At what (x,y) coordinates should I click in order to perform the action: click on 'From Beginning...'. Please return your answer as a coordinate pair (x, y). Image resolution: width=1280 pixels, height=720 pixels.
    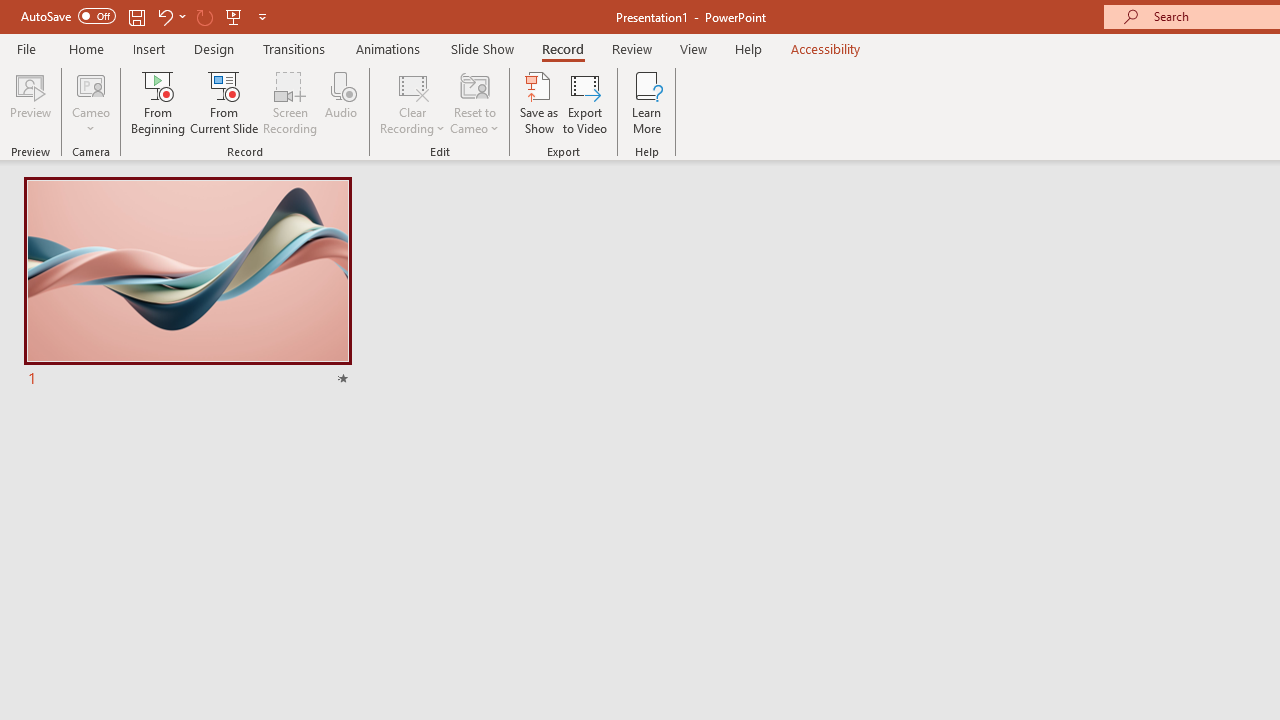
    Looking at the image, I should click on (157, 103).